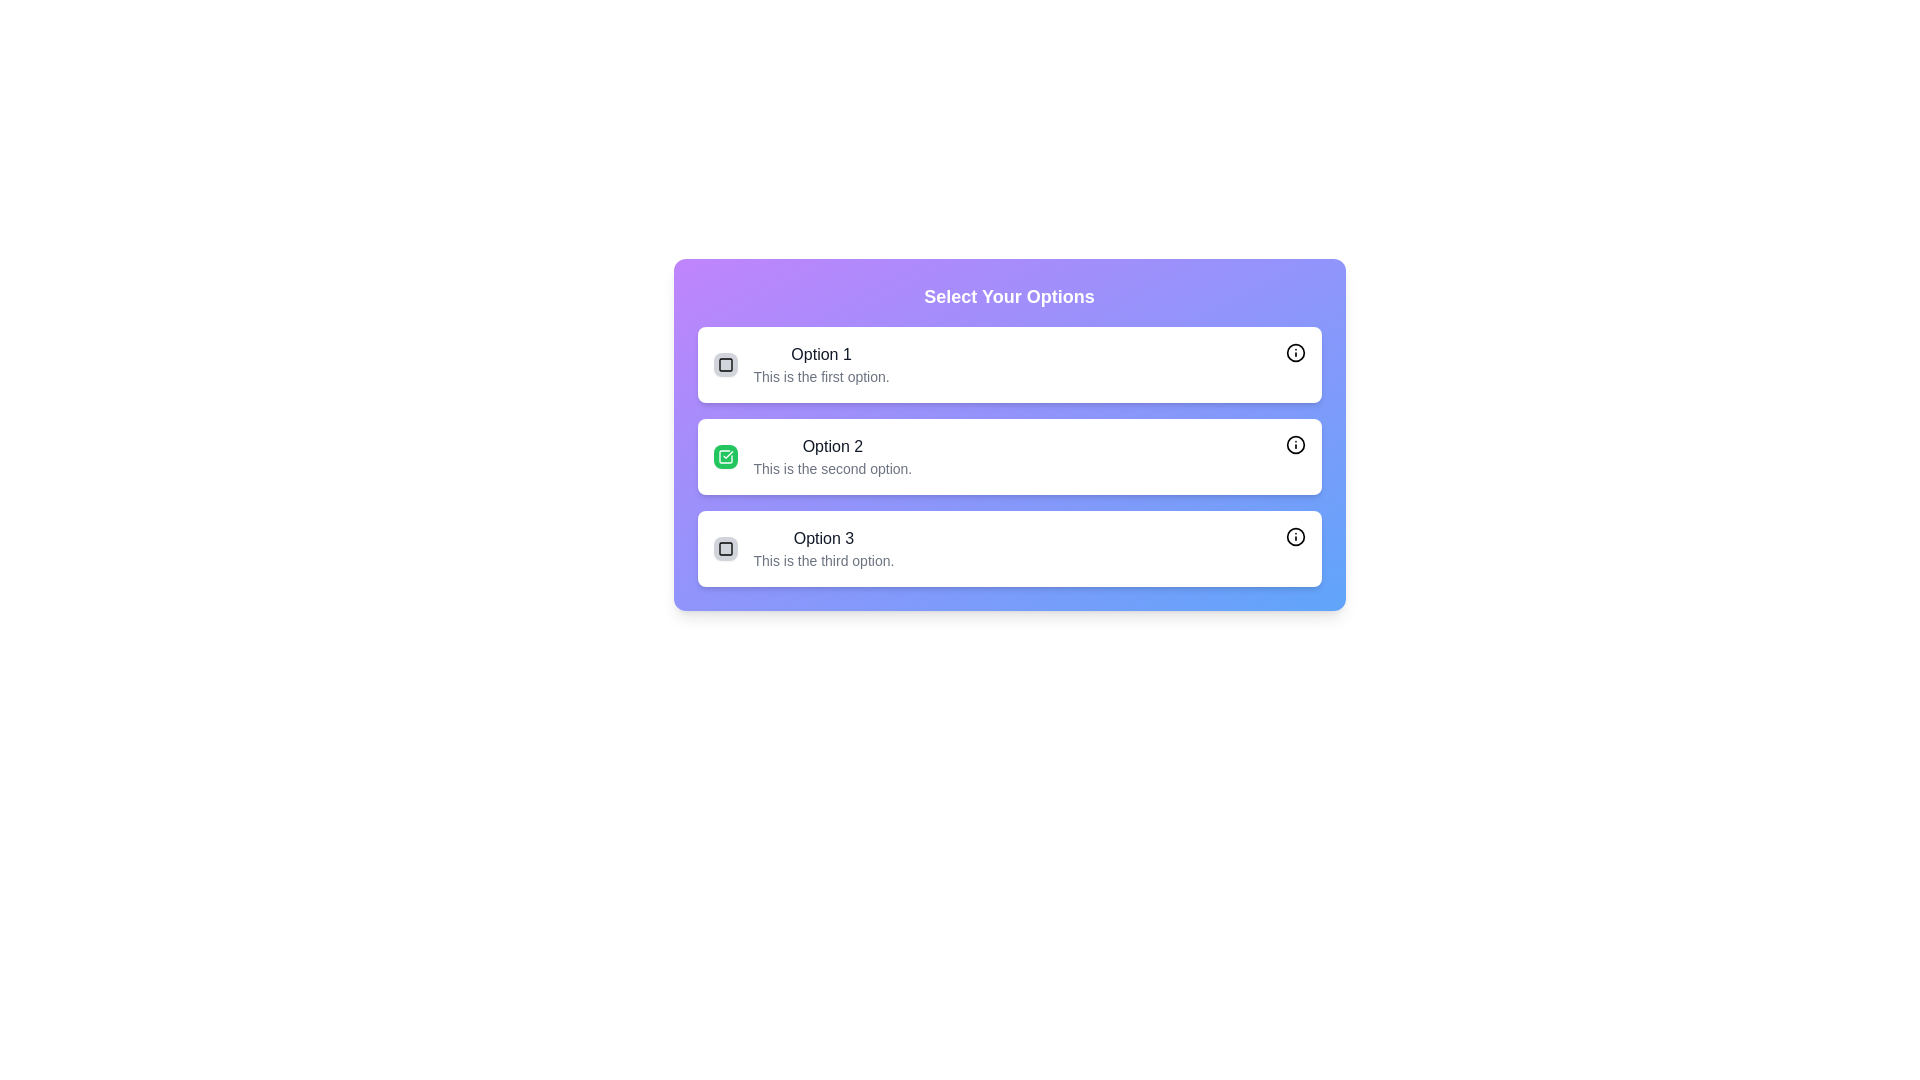  Describe the element at coordinates (1295, 352) in the screenshot. I see `the informational icon located in the 'Option 1' card, which is the rightmost element adjacent to the descriptive text` at that location.